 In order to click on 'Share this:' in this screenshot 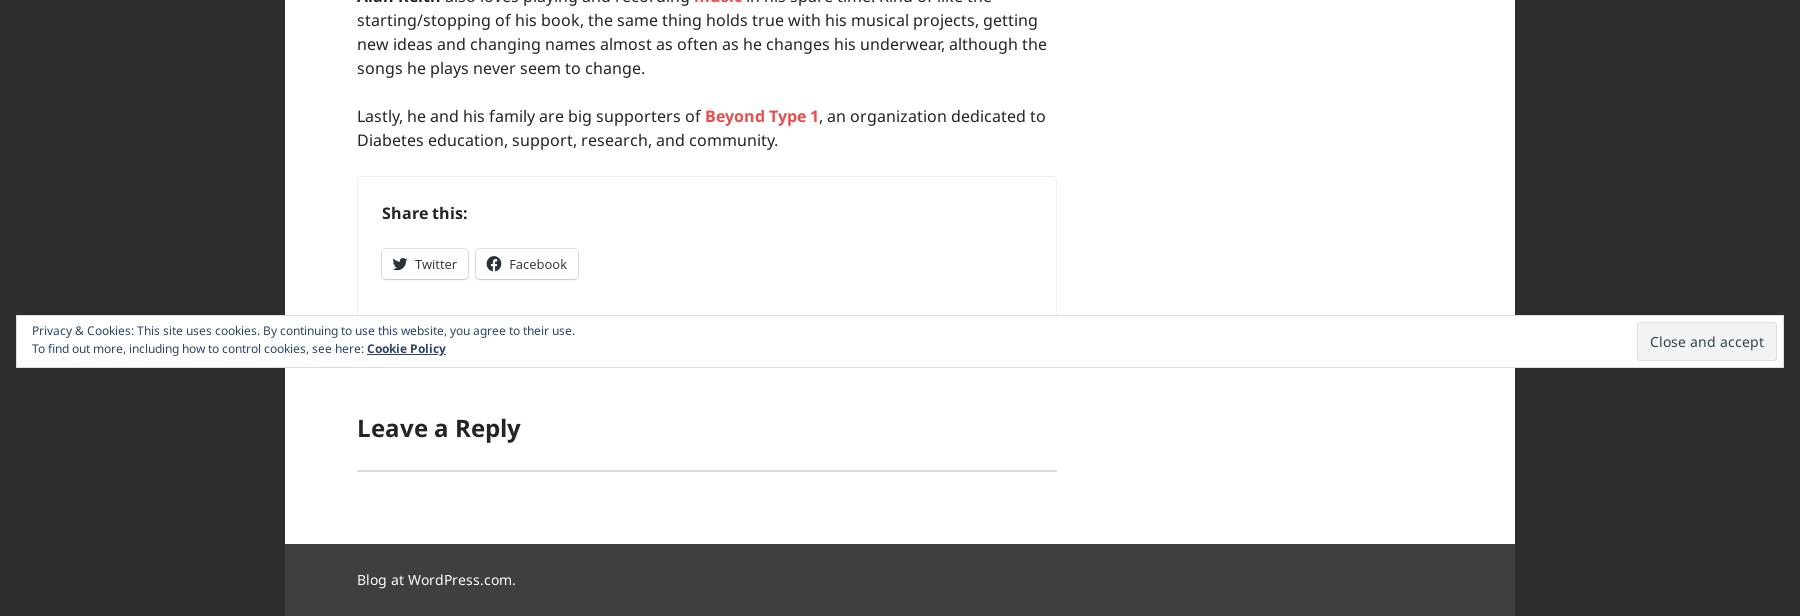, I will do `click(381, 213)`.